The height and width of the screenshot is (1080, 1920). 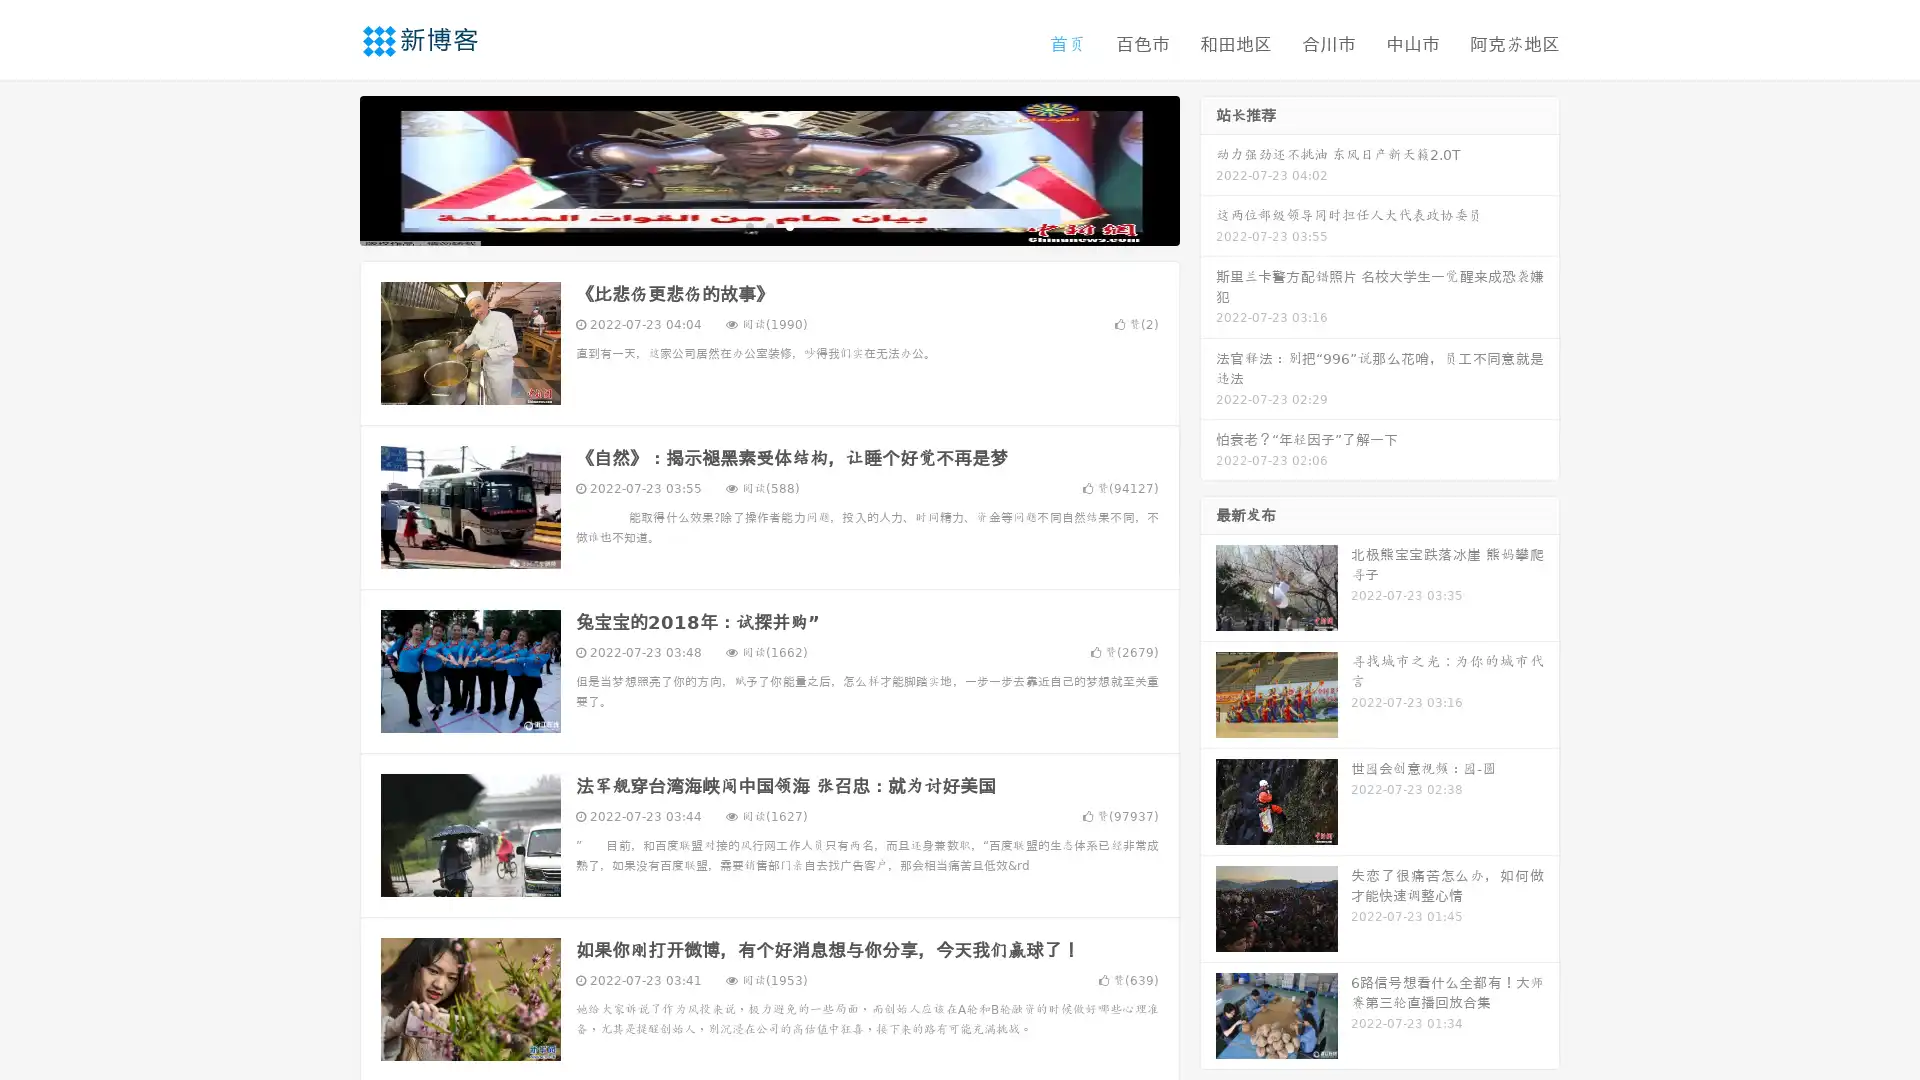 I want to click on Go to slide 3, so click(x=789, y=225).